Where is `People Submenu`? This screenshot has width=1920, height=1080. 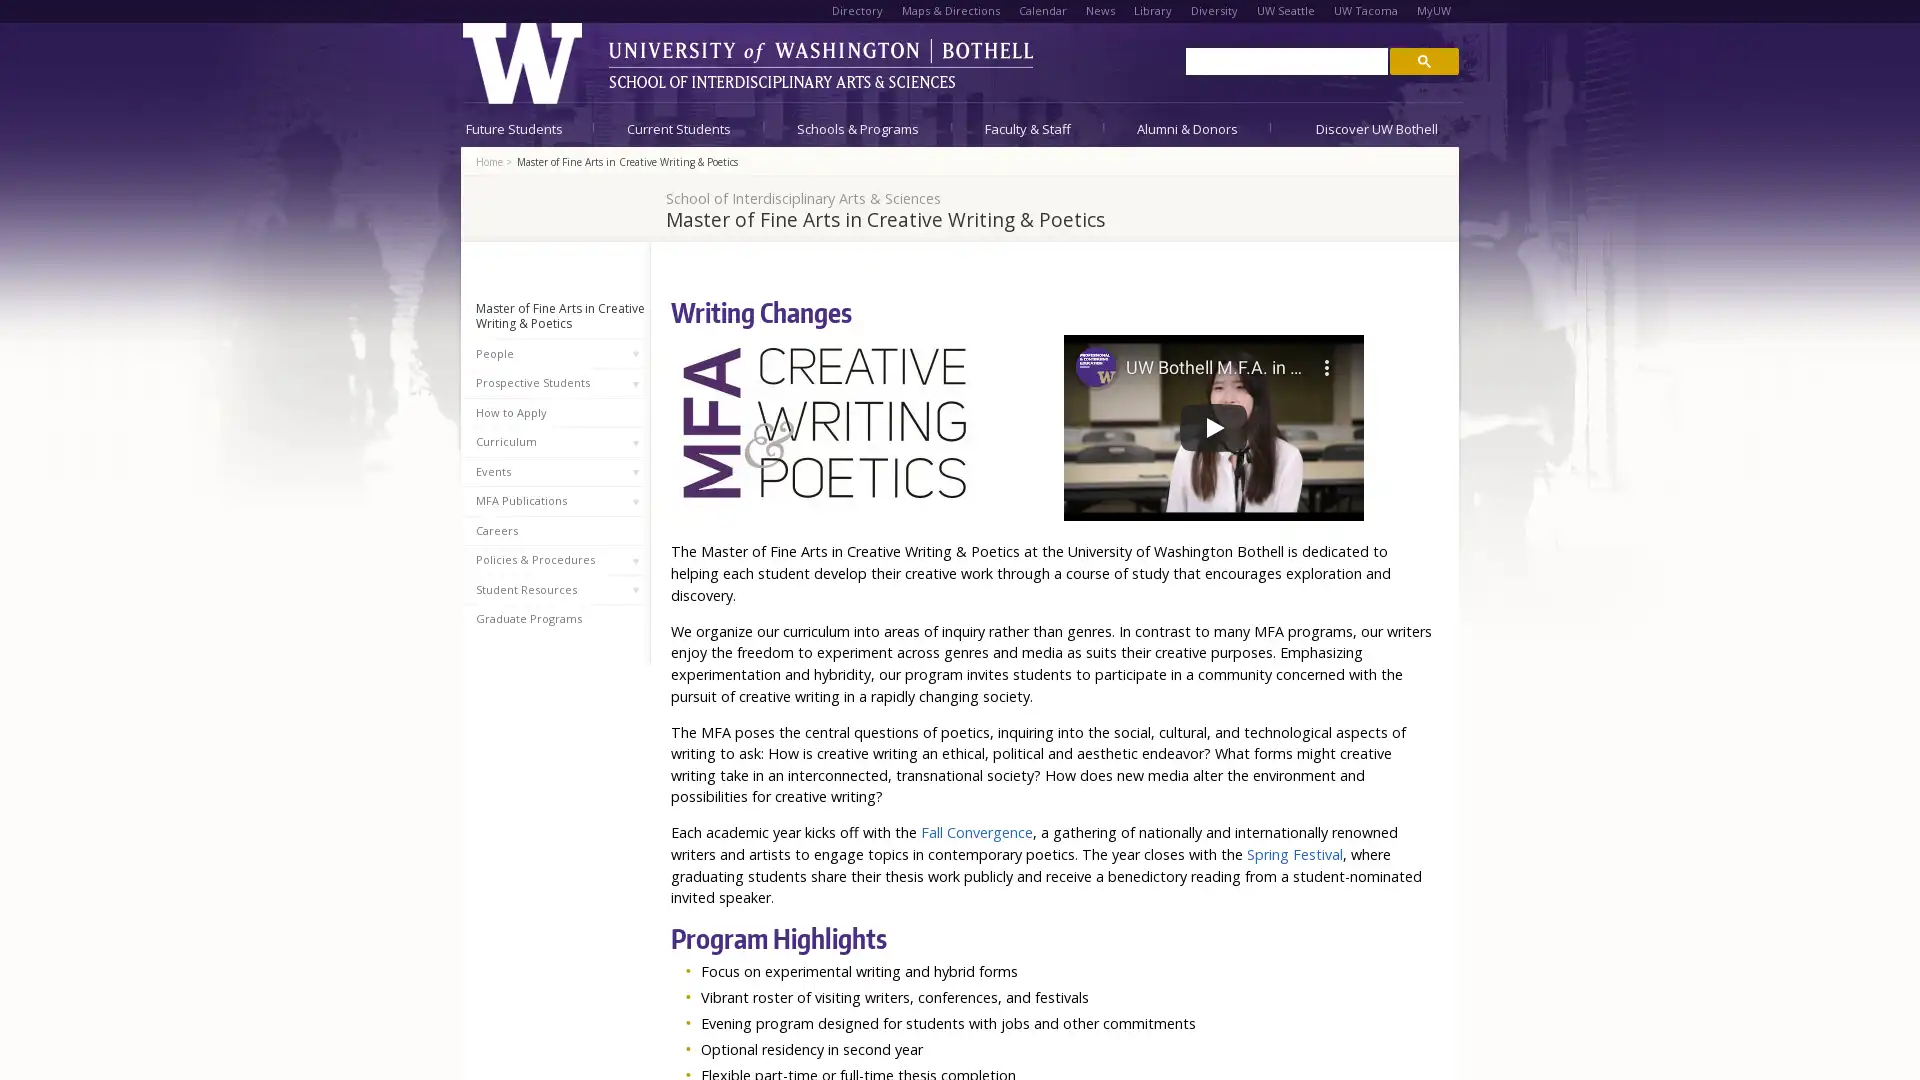
People Submenu is located at coordinates (635, 353).